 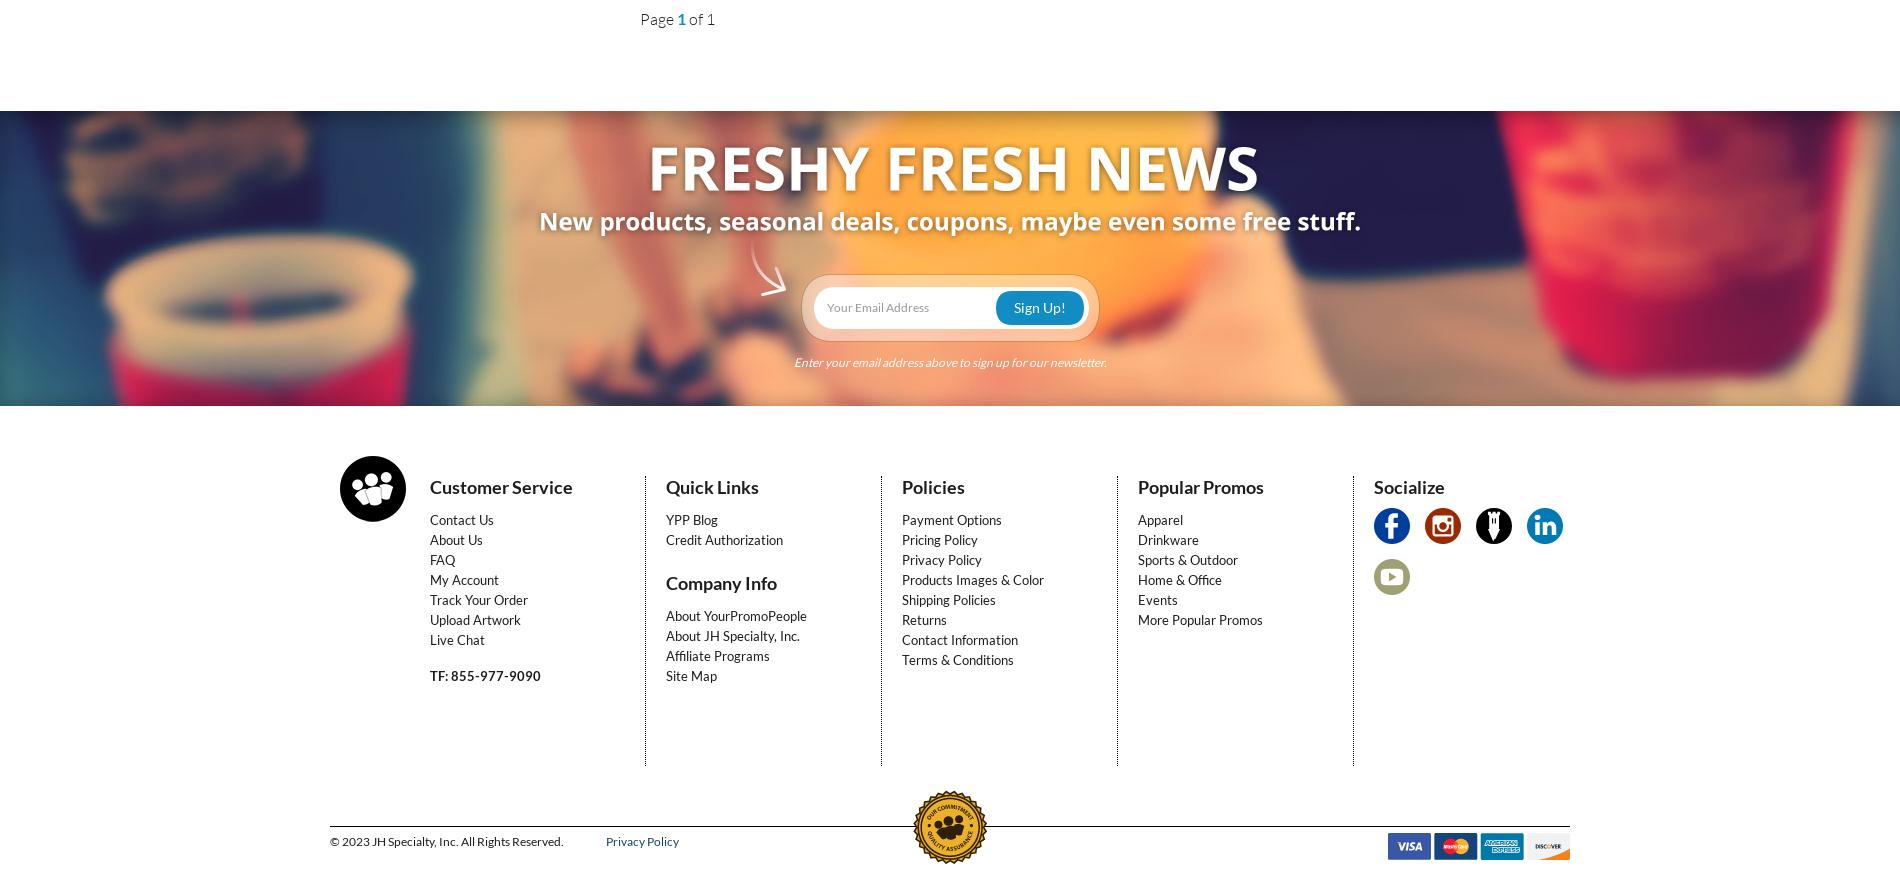 I want to click on 'Upload Artwork', so click(x=475, y=619).